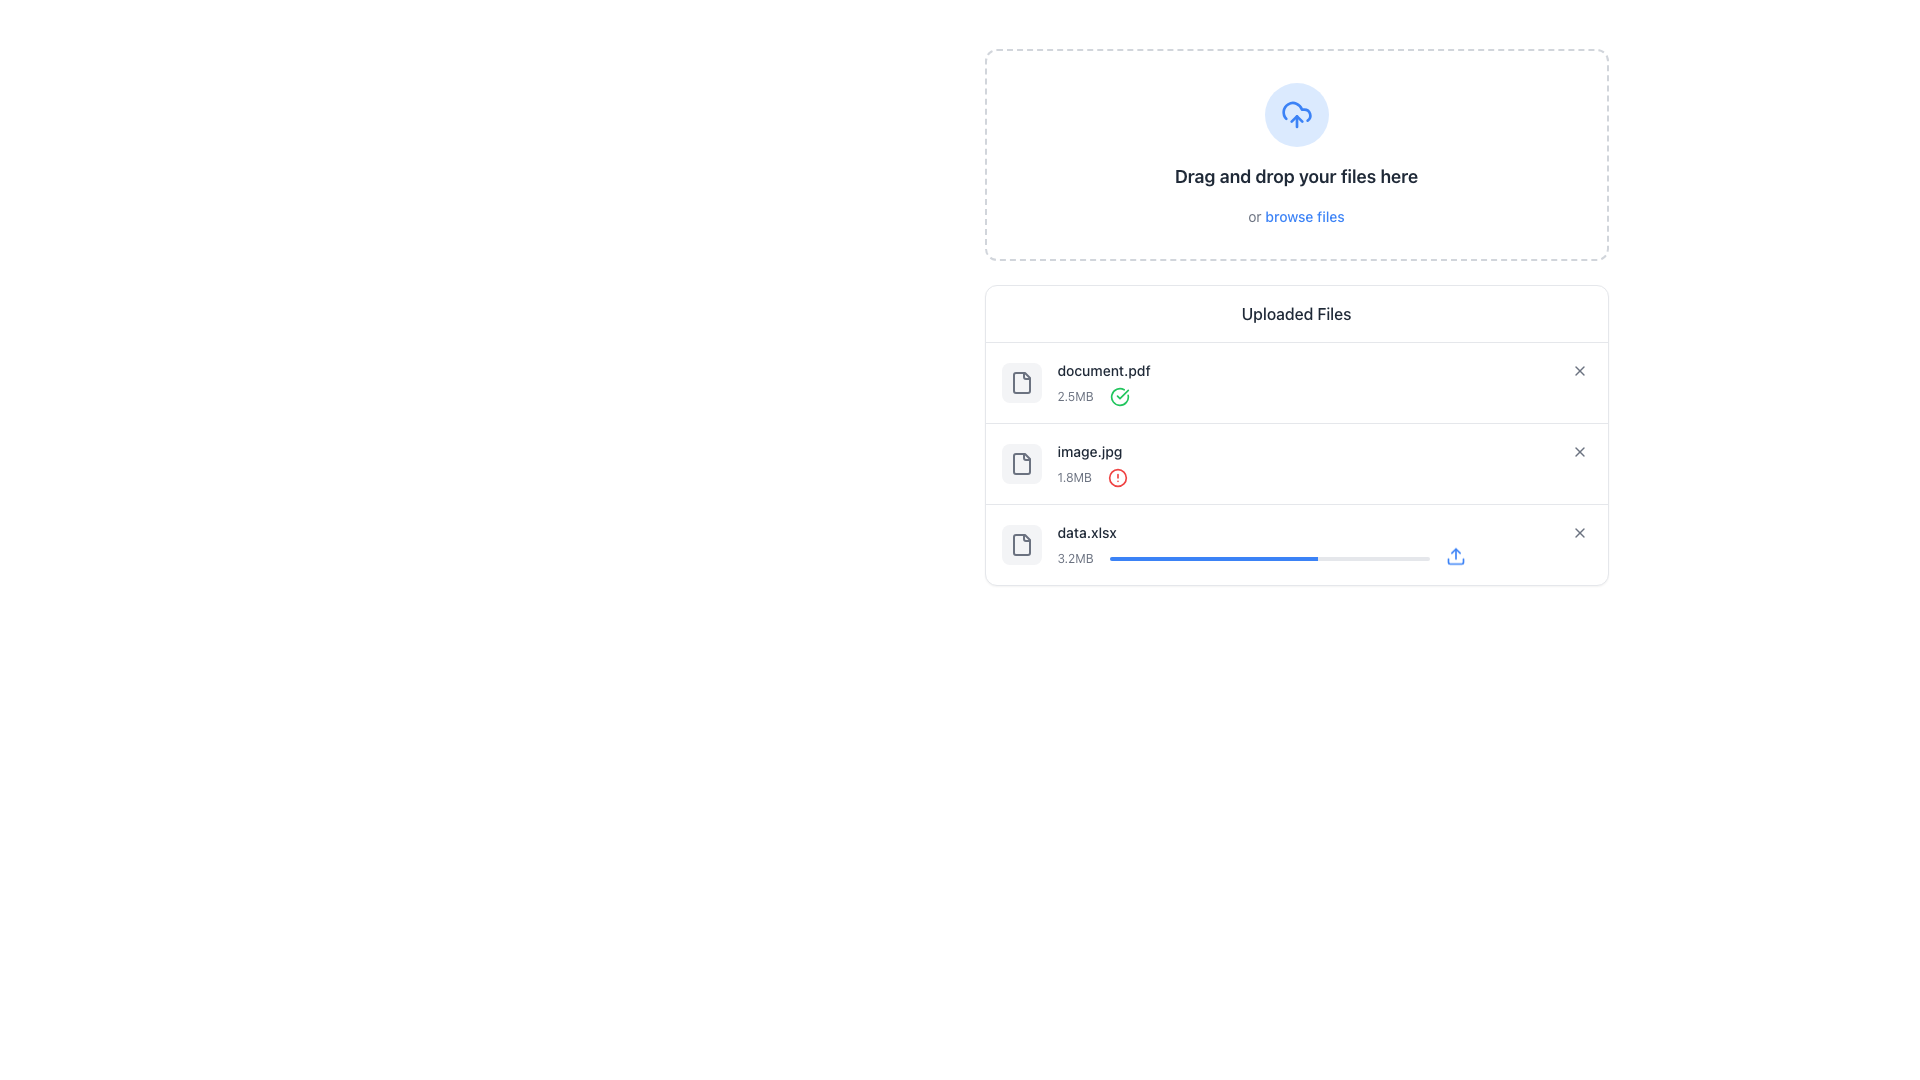 This screenshot has width=1920, height=1080. What do you see at coordinates (1578, 370) in the screenshot?
I see `the circular button with a gray 'X' icon located to the right of 'document.pdf'` at bounding box center [1578, 370].